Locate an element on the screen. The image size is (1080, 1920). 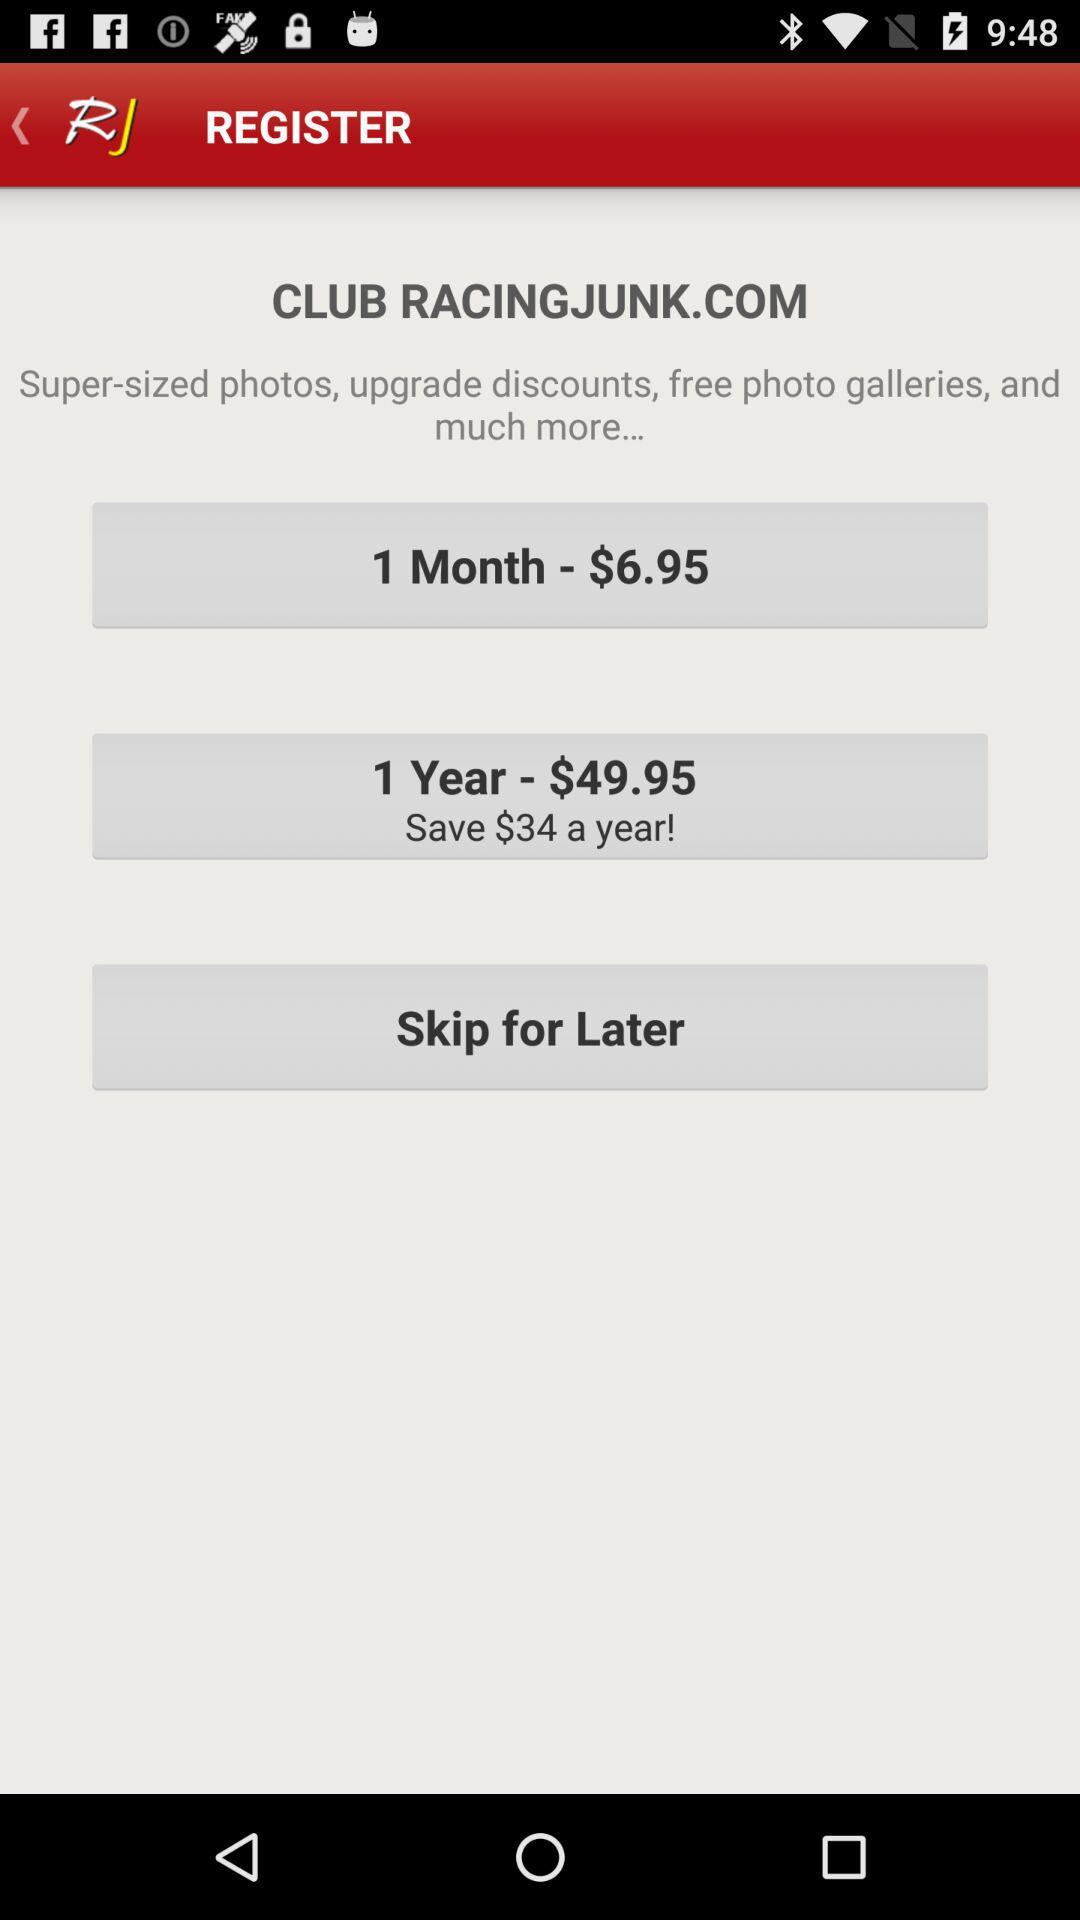
1 month 6 item is located at coordinates (540, 564).